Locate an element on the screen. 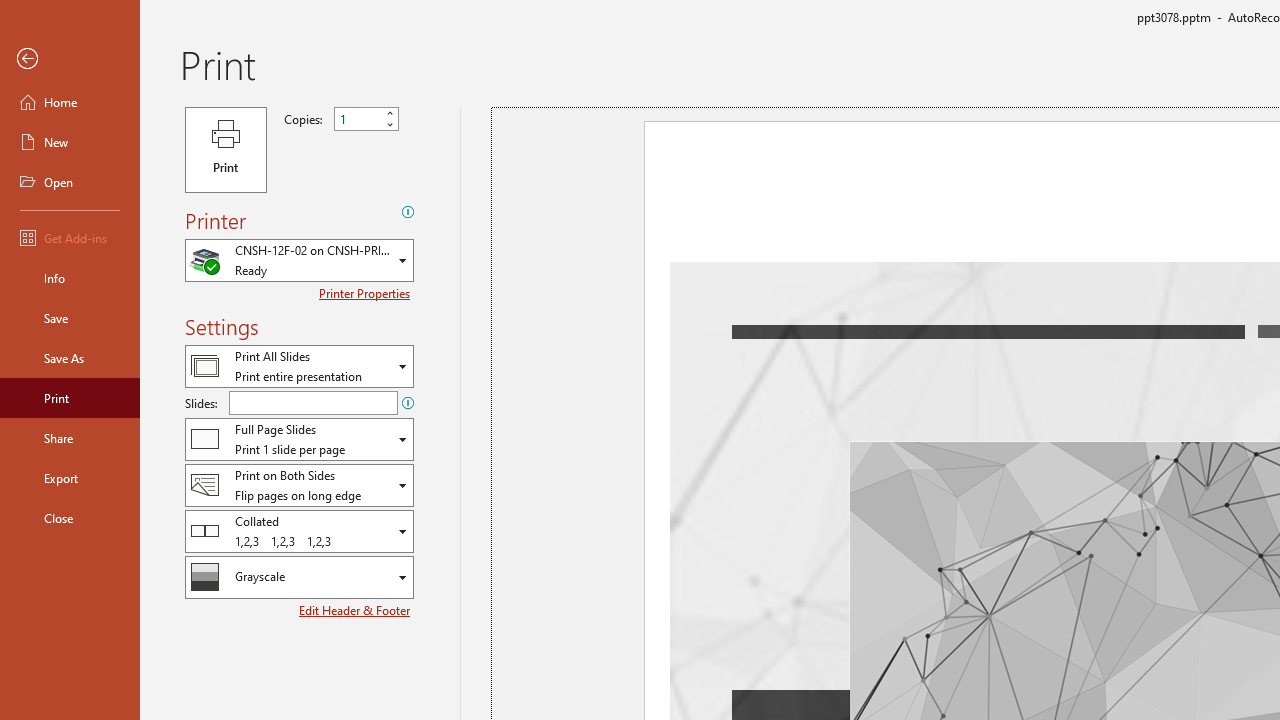 Image resolution: width=1280 pixels, height=720 pixels. 'New' is located at coordinates (69, 140).